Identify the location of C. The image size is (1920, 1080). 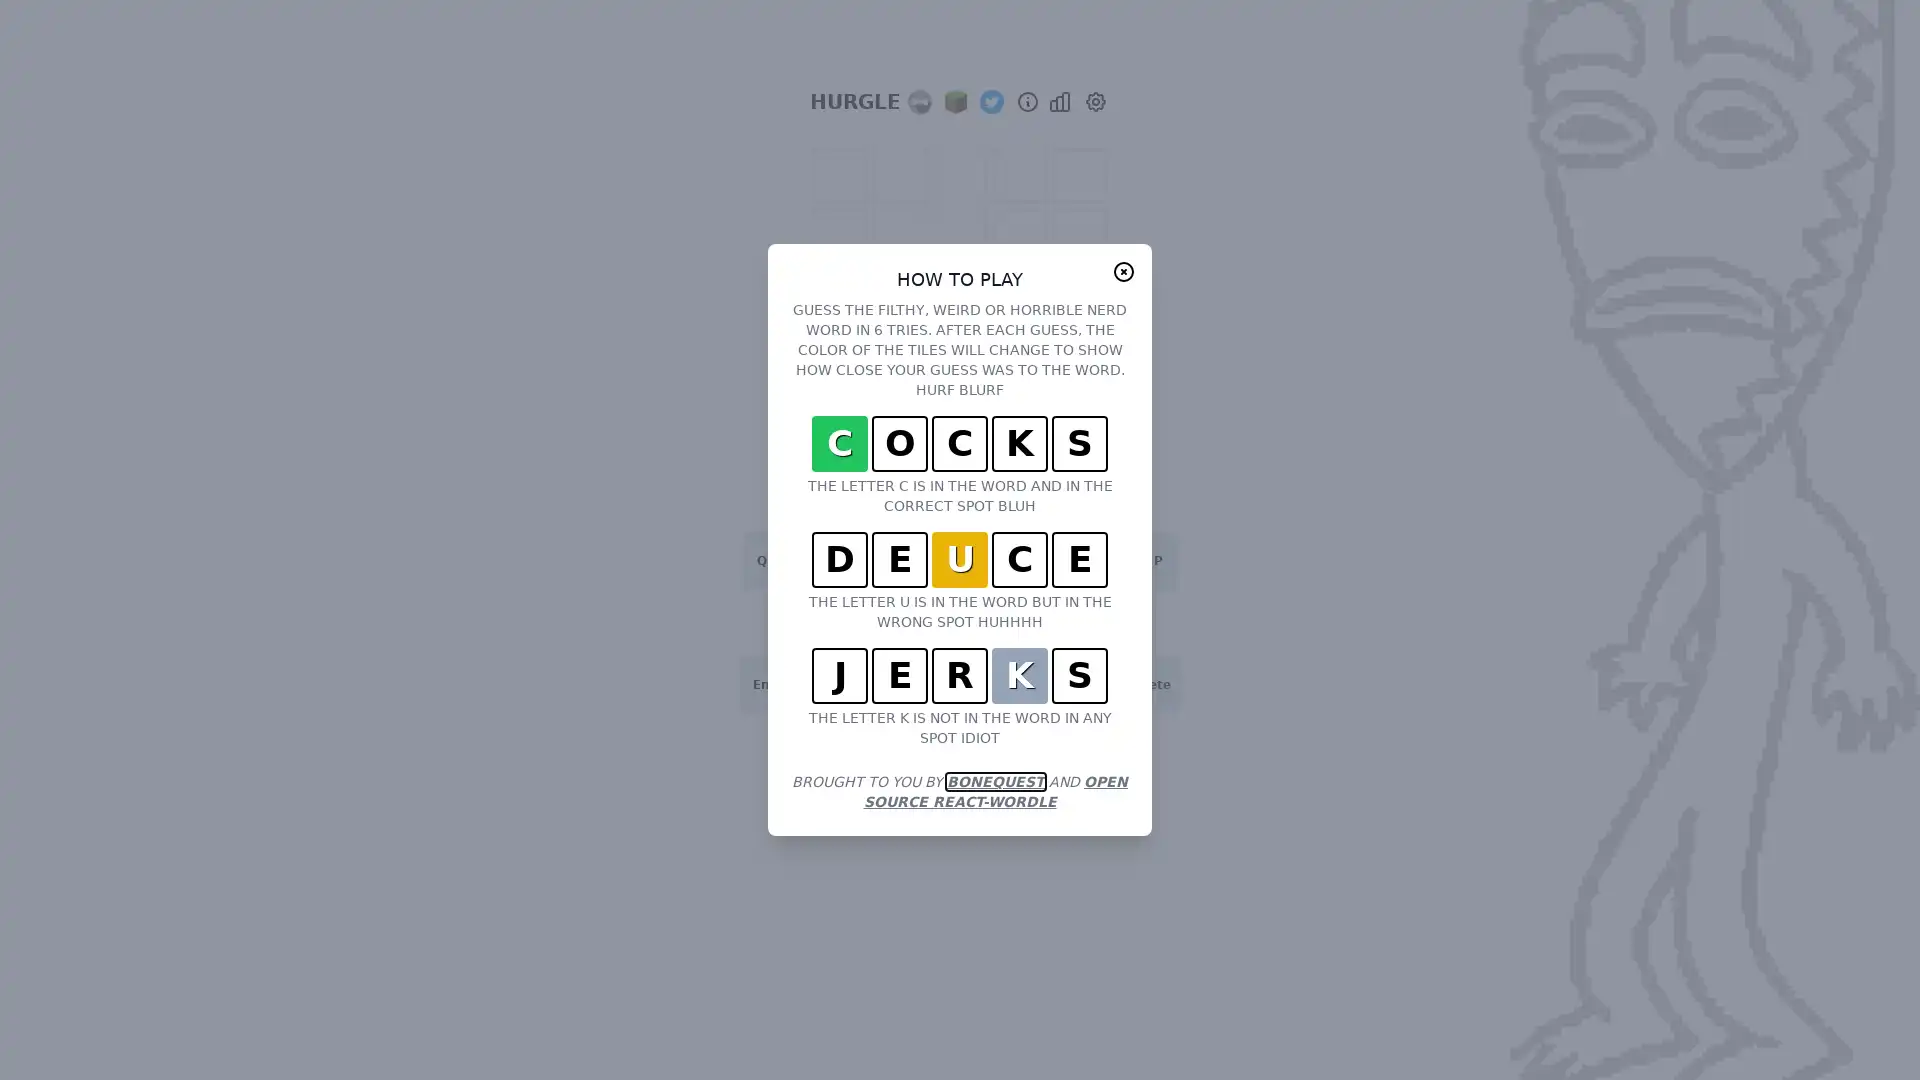
(915, 684).